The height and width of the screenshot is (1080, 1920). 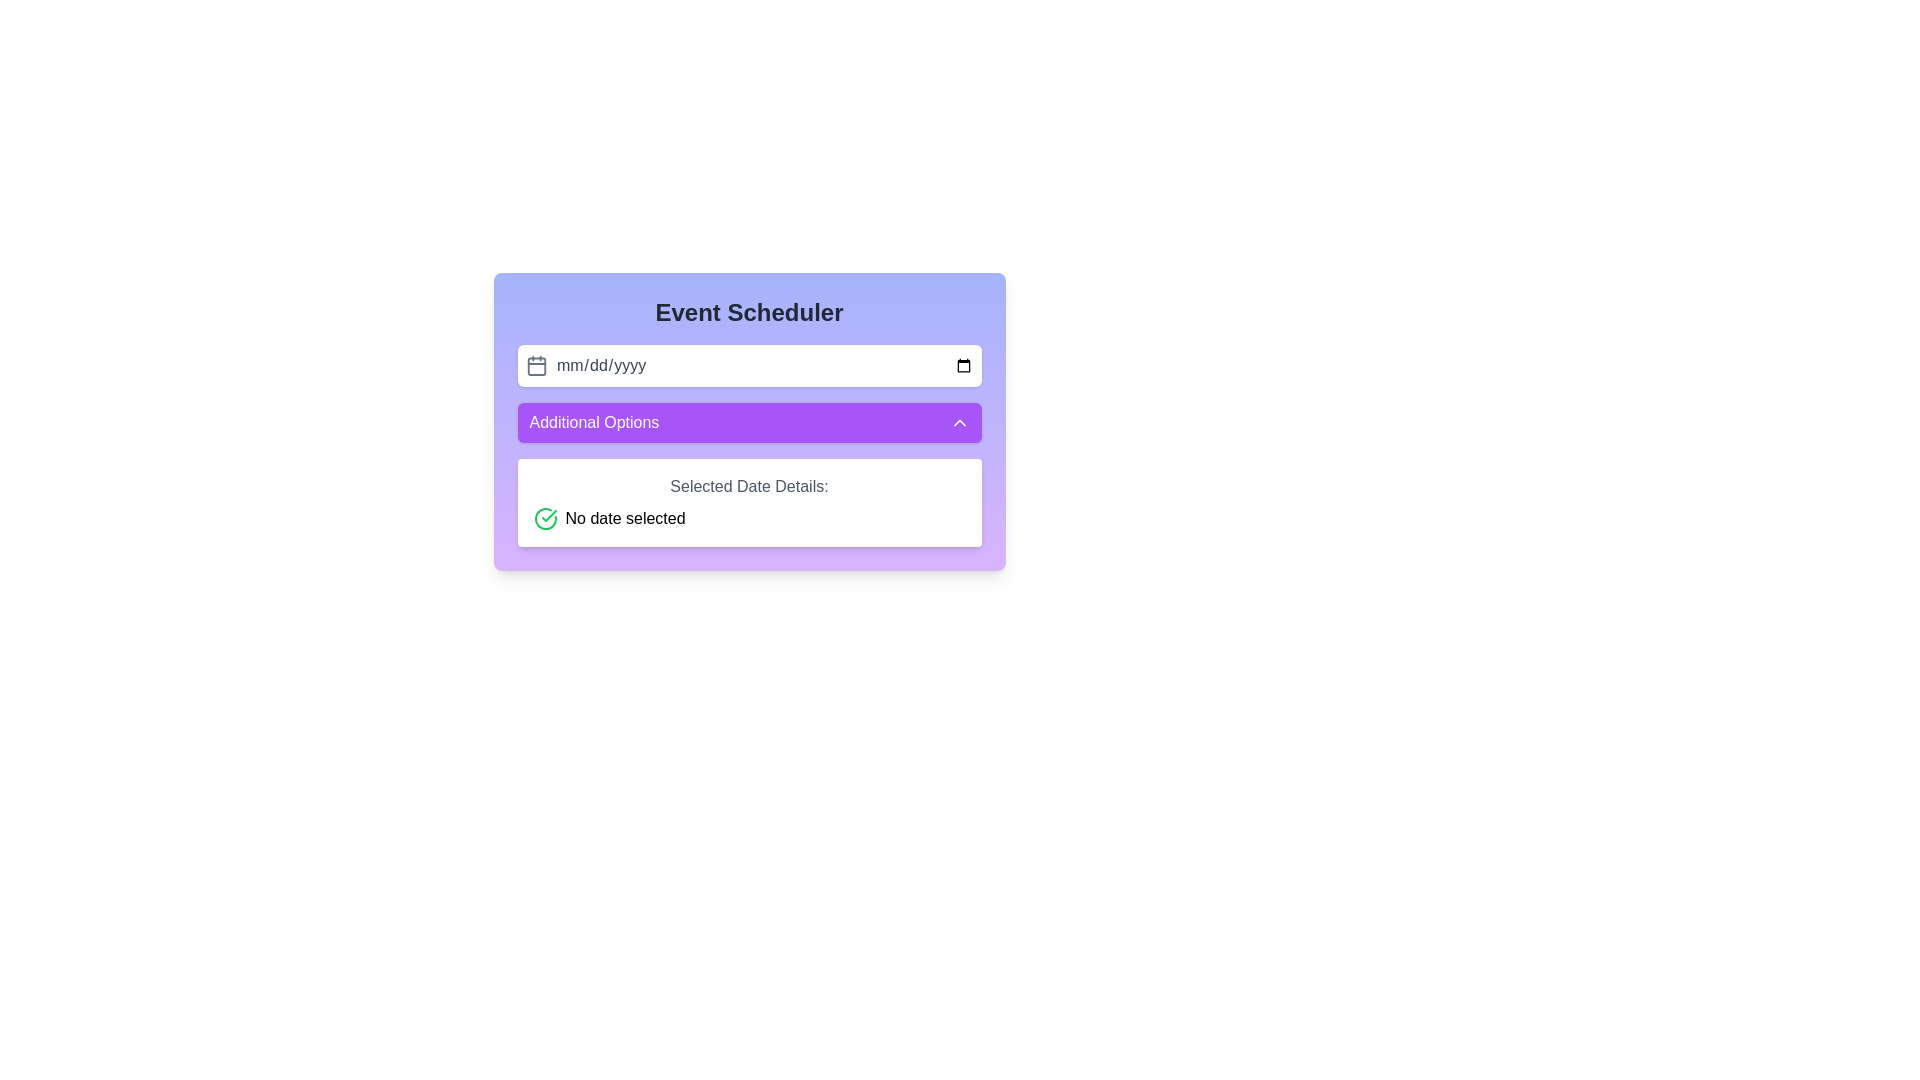 I want to click on the Text Label that serves as a title for the section indicating the purpose of the information below it, located above the 'No date selected' text, so click(x=748, y=486).